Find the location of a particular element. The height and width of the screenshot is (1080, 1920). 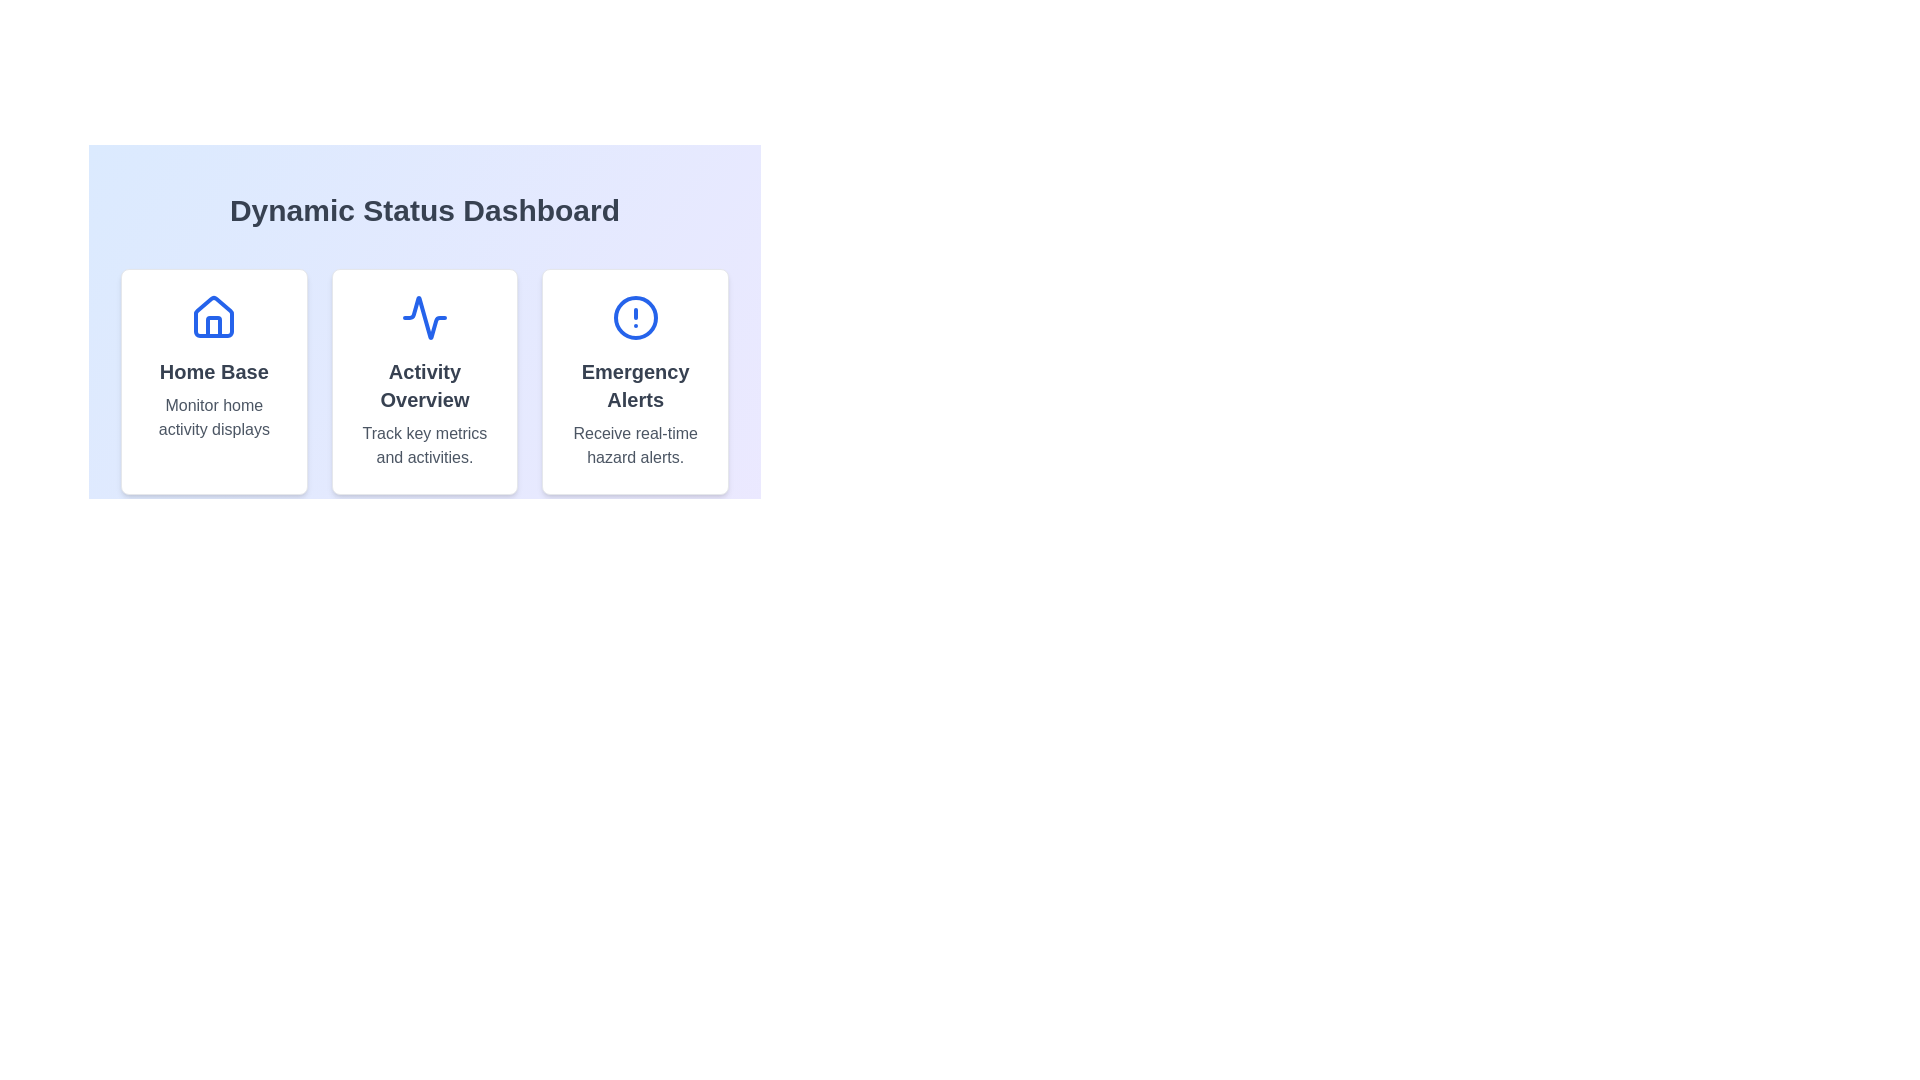

the blue zigzag line SVG graphic that is centrally located in the 'Activity Overview' card, which is the middle card in a horizontal layout of three cards is located at coordinates (423, 316).